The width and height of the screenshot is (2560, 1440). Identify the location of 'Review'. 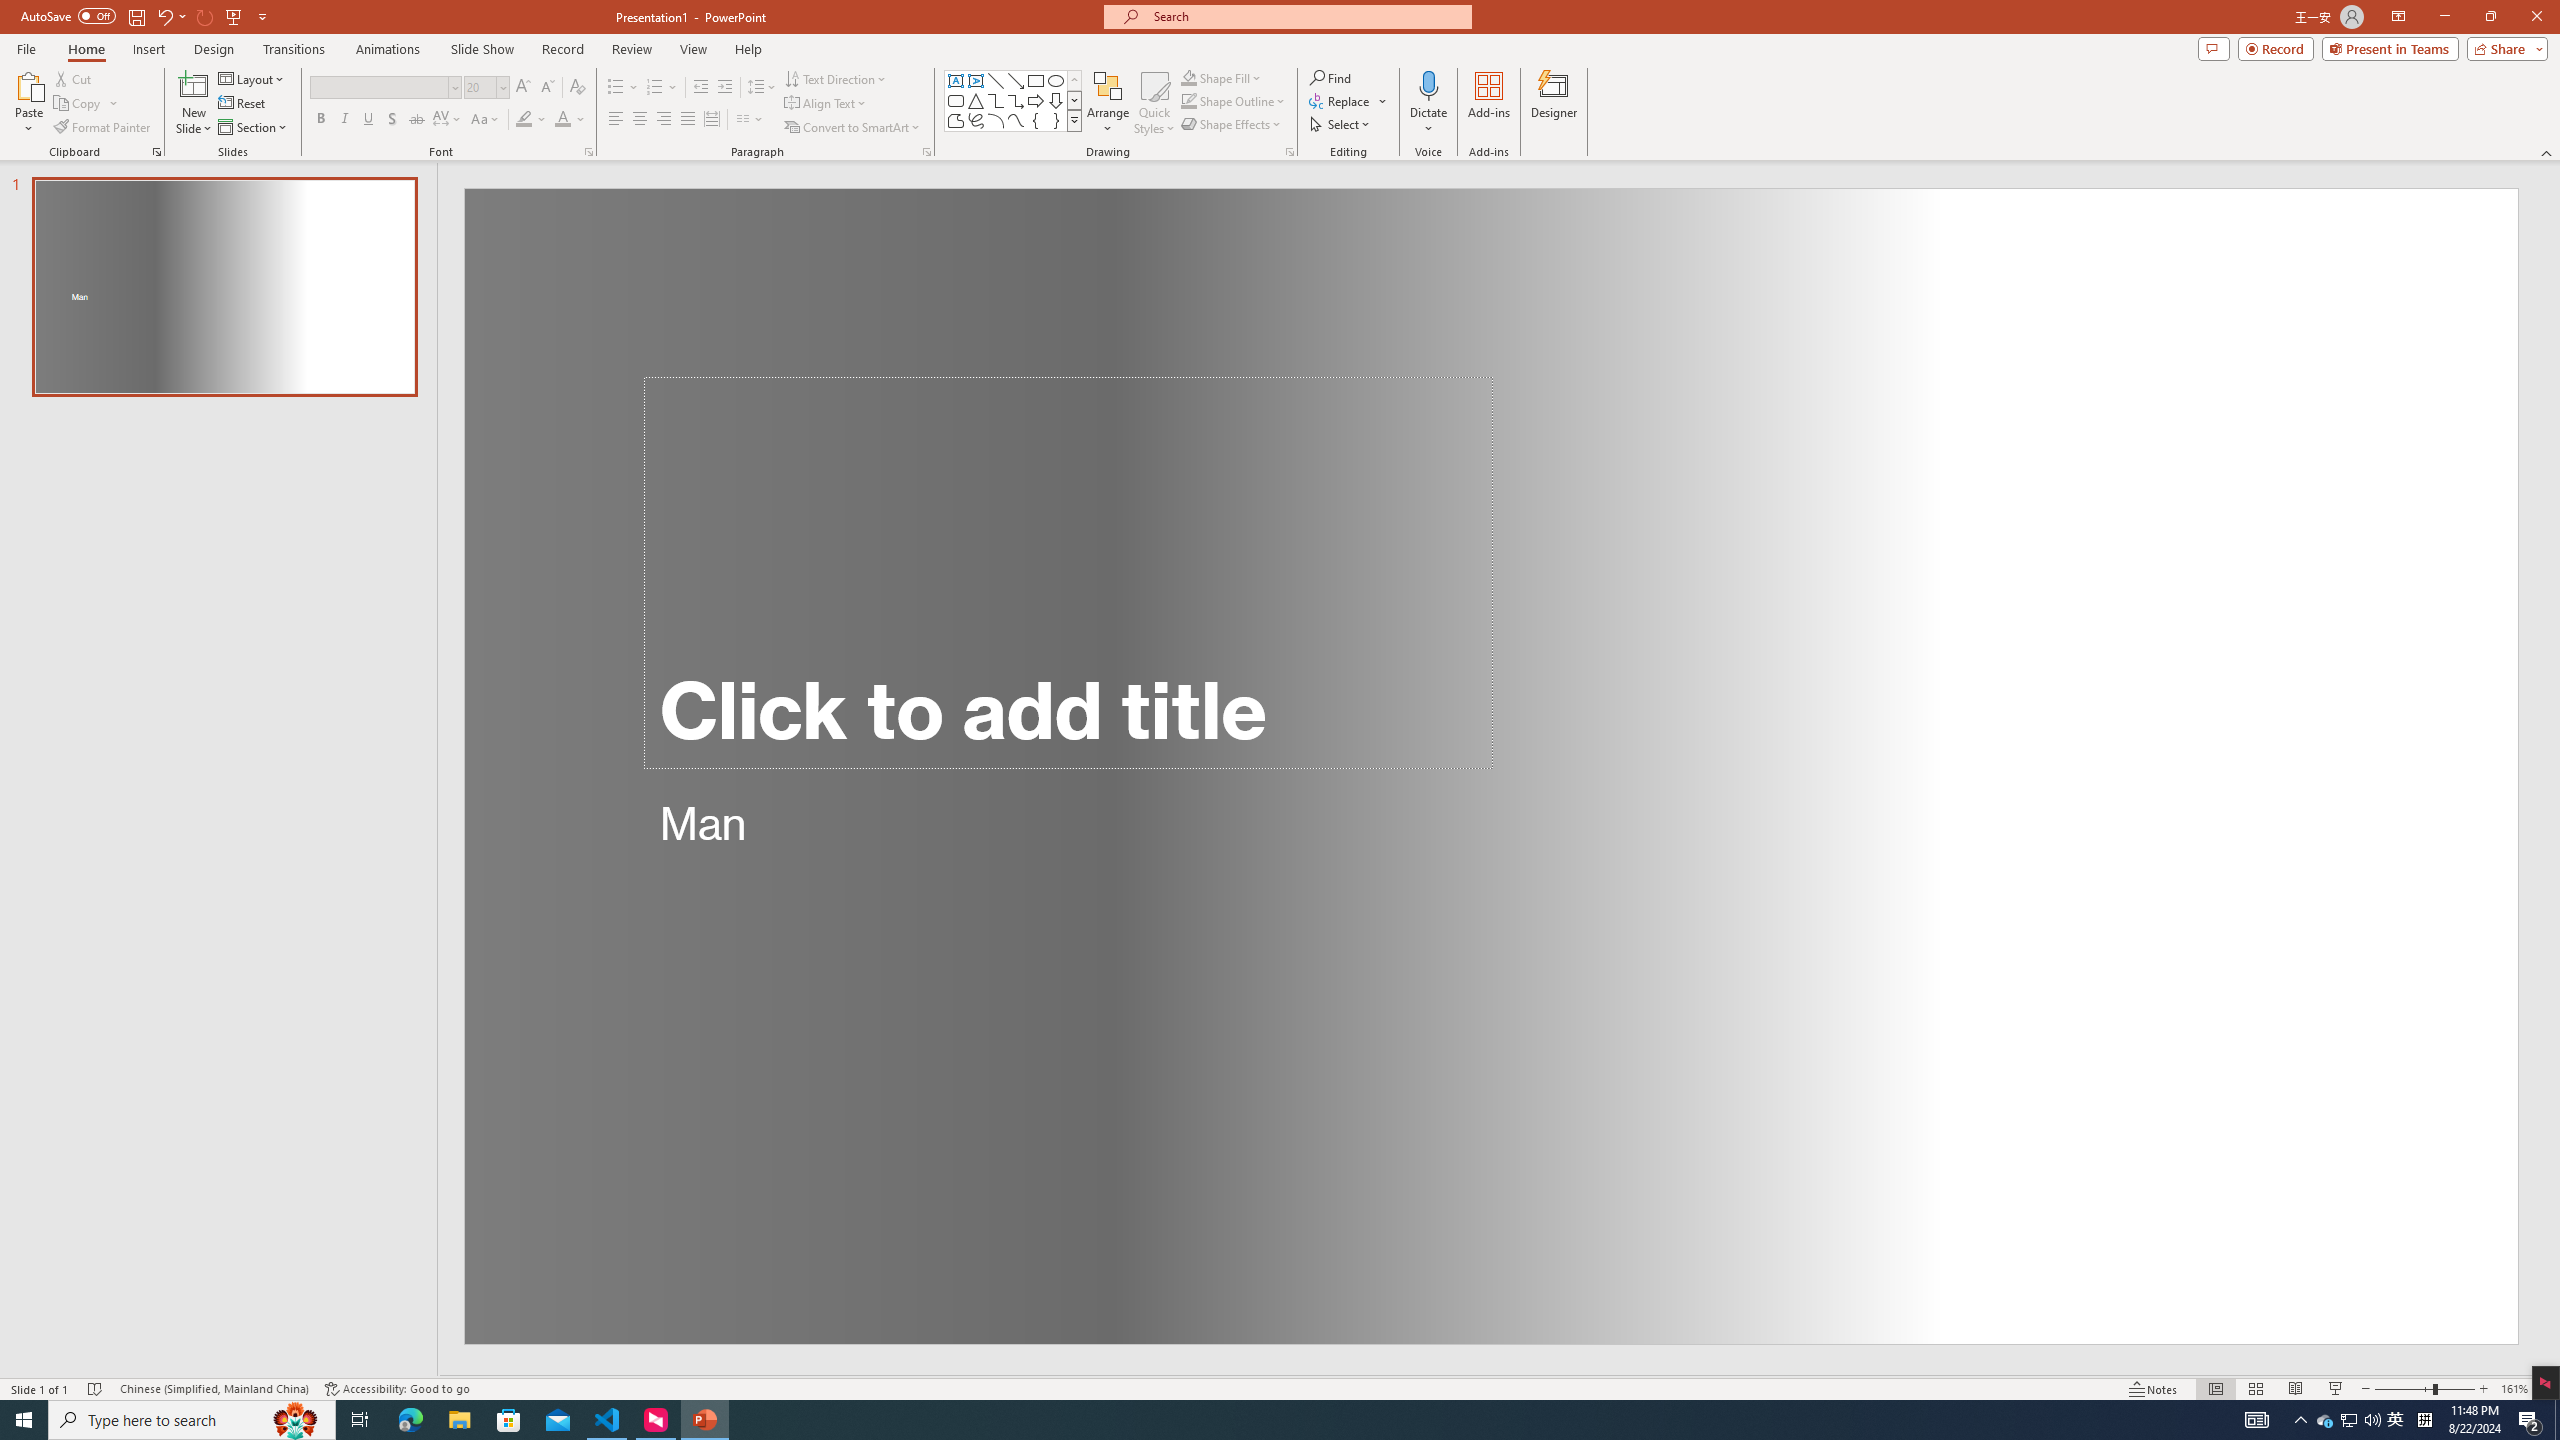
(631, 49).